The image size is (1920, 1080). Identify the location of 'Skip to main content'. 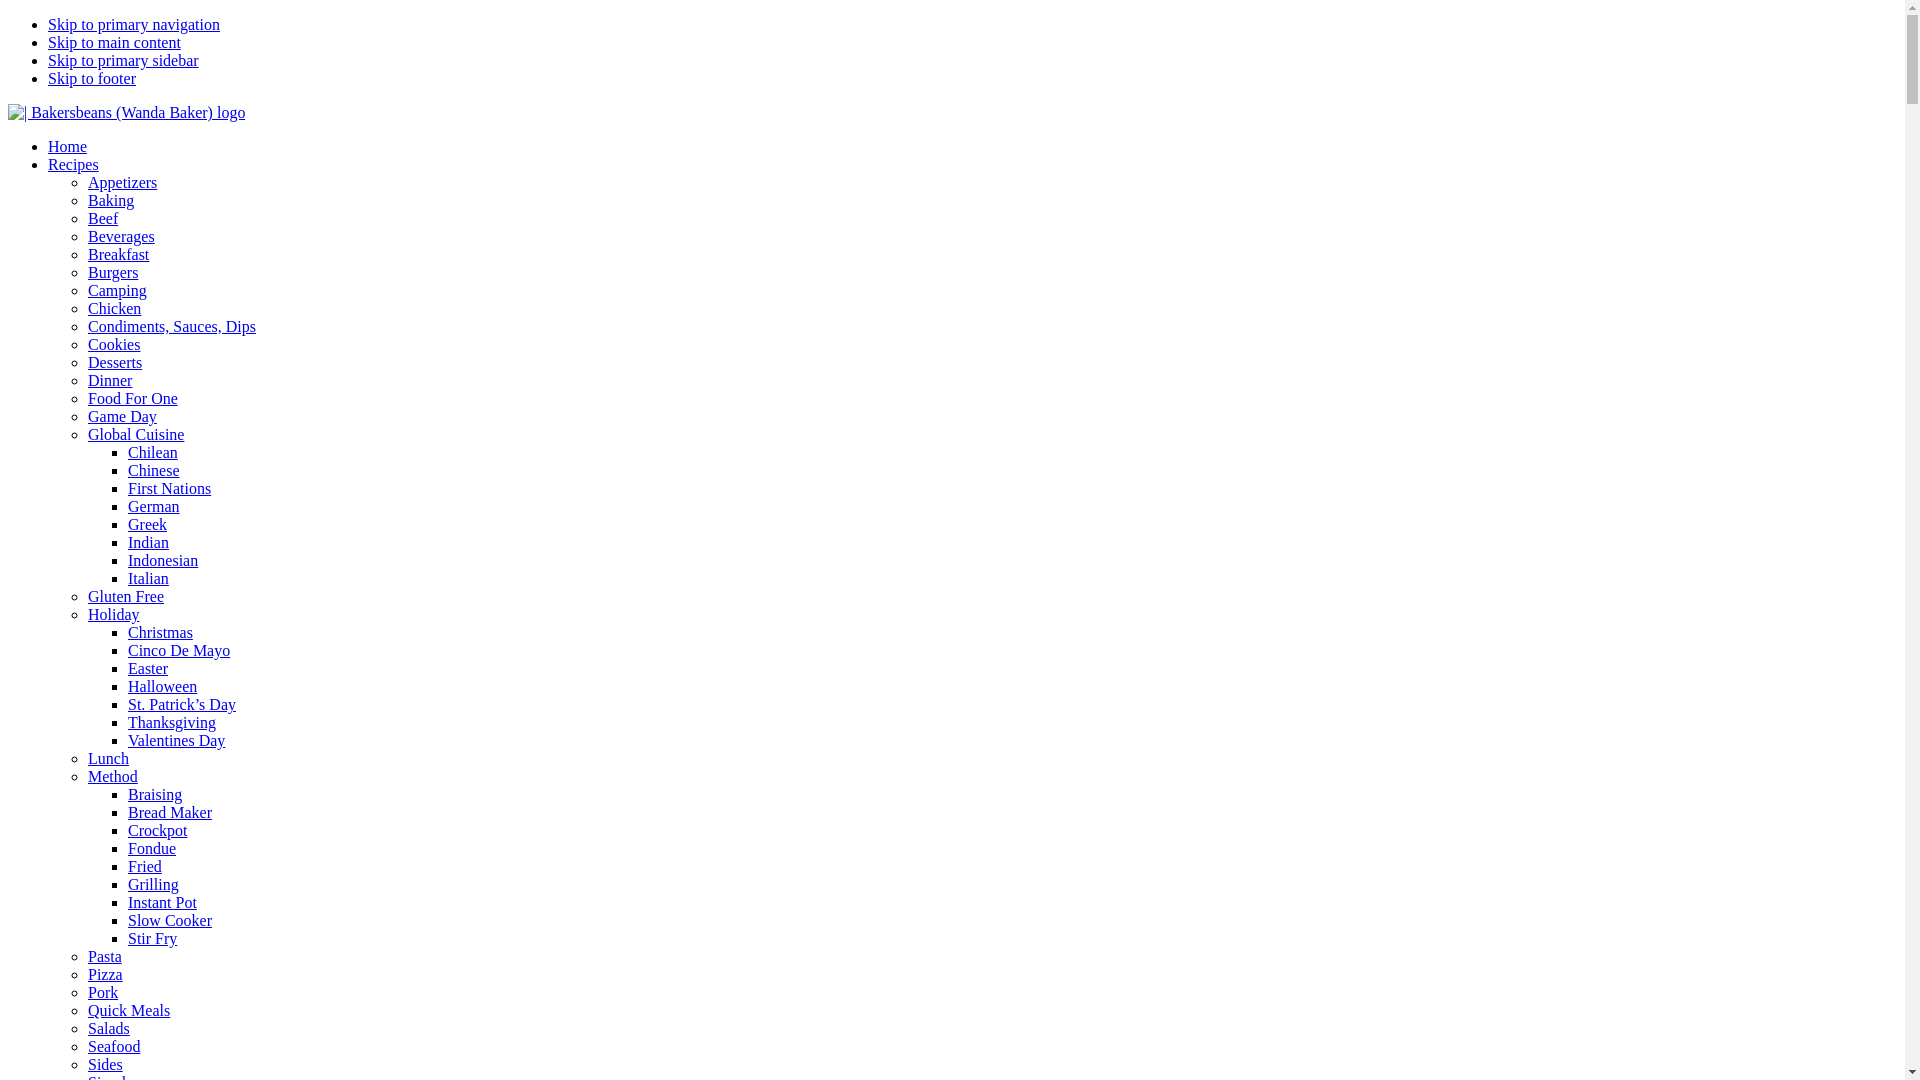
(113, 42).